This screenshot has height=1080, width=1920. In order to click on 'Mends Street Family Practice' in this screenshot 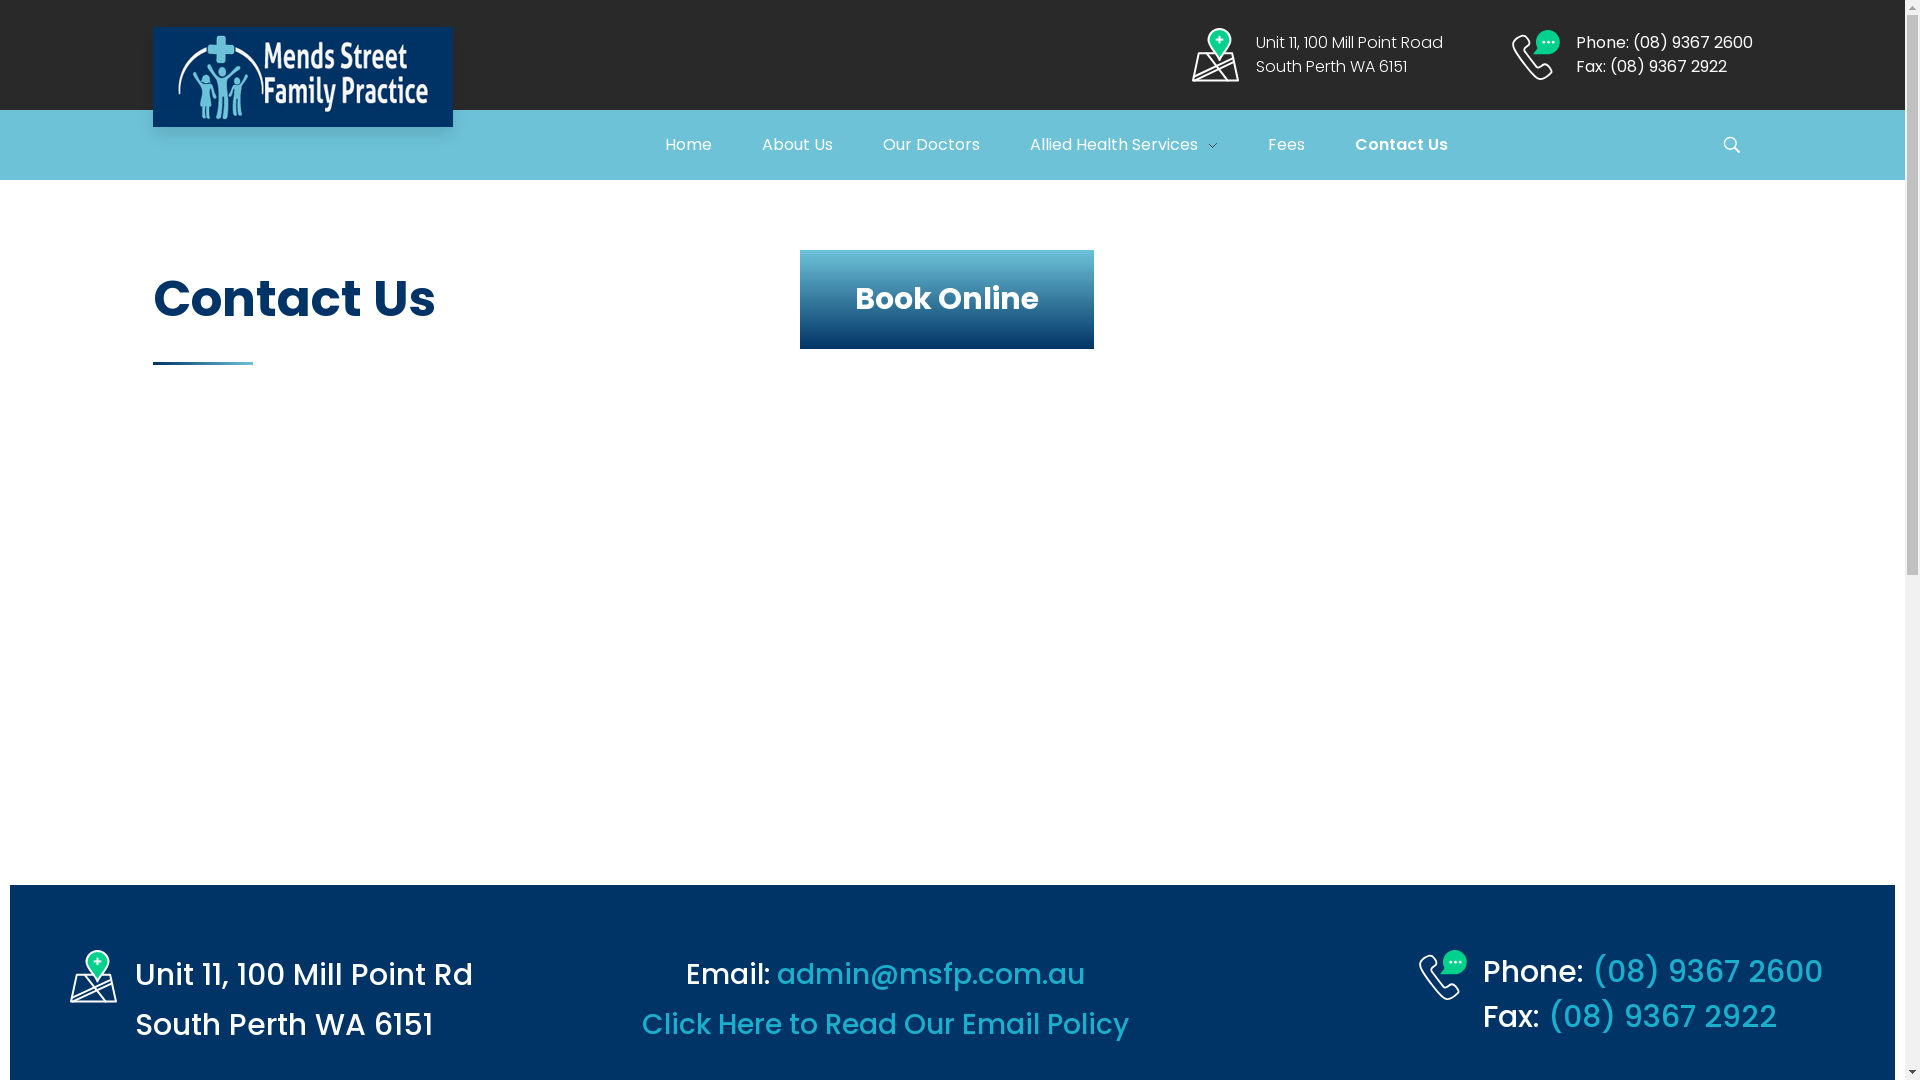, I will do `click(301, 76)`.